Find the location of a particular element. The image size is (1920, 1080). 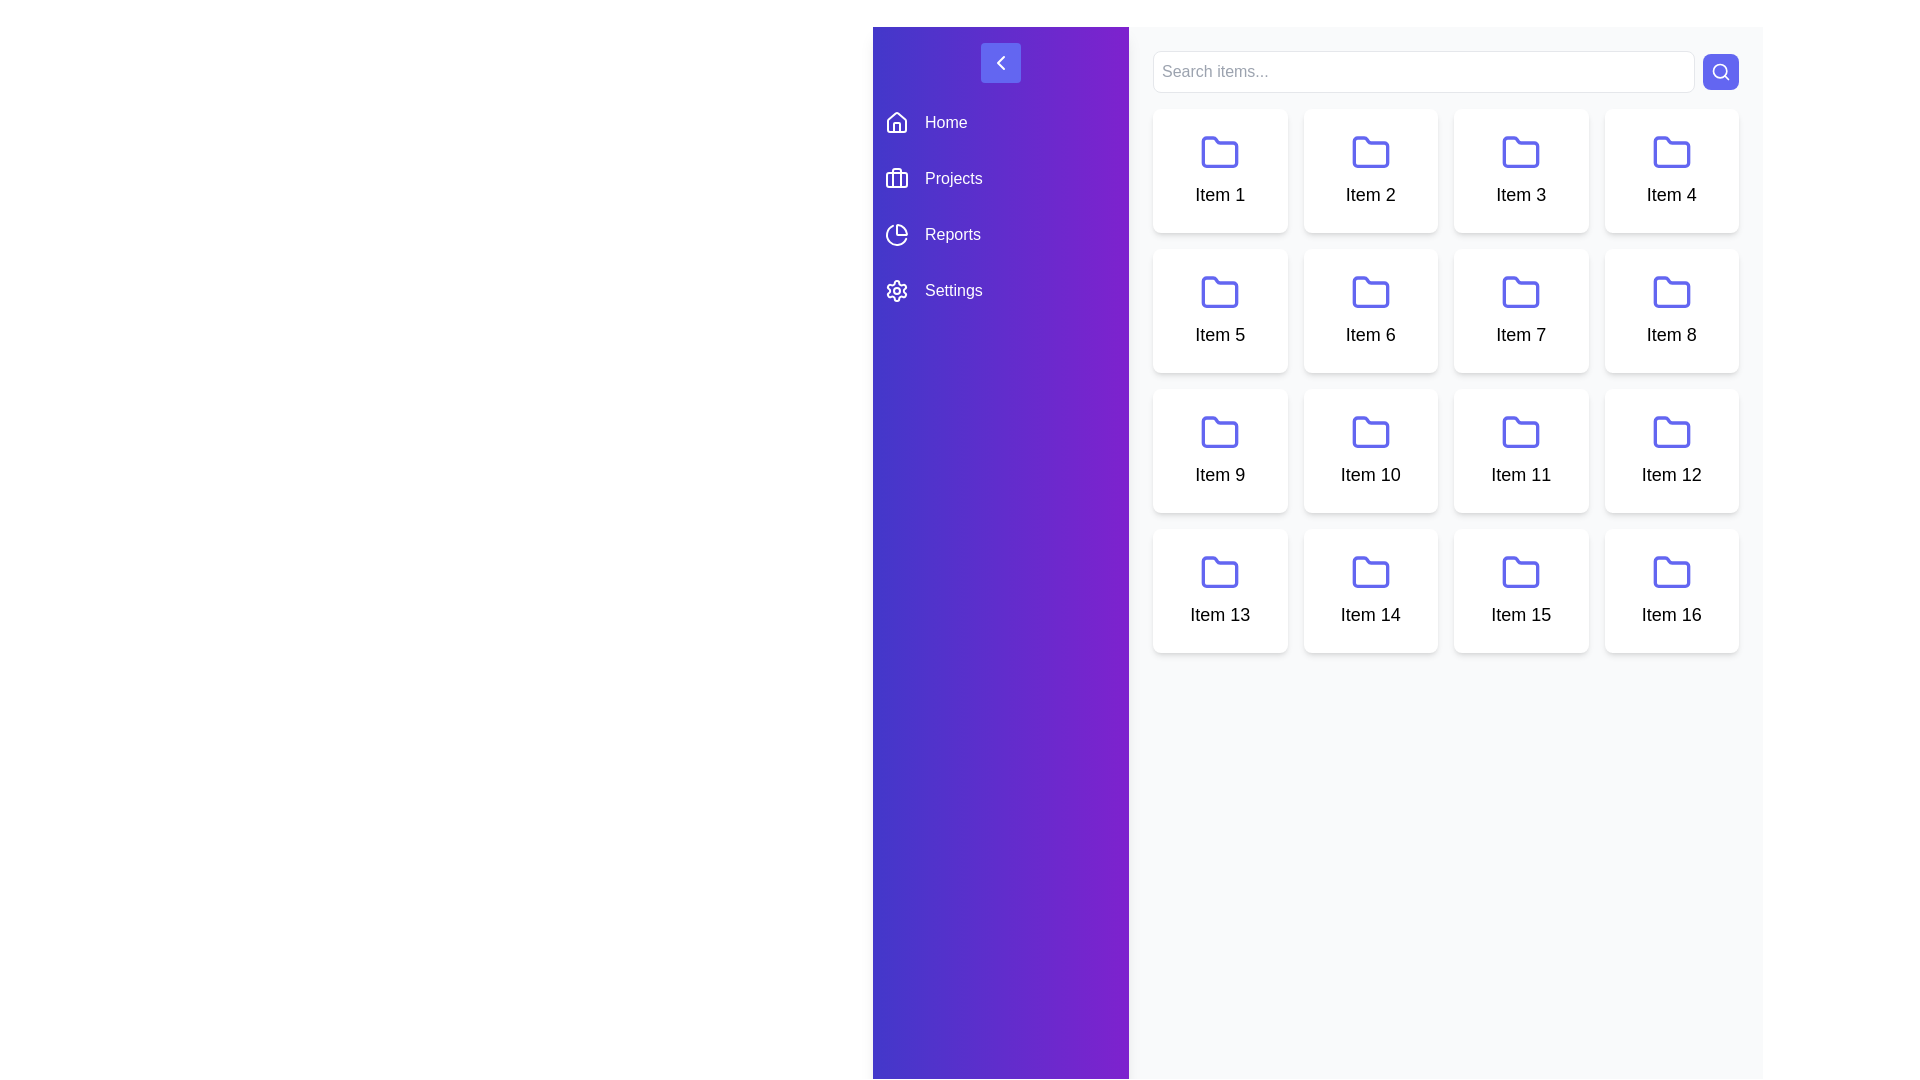

the menu item Projects to navigate to the corresponding section is located at coordinates (1001, 177).